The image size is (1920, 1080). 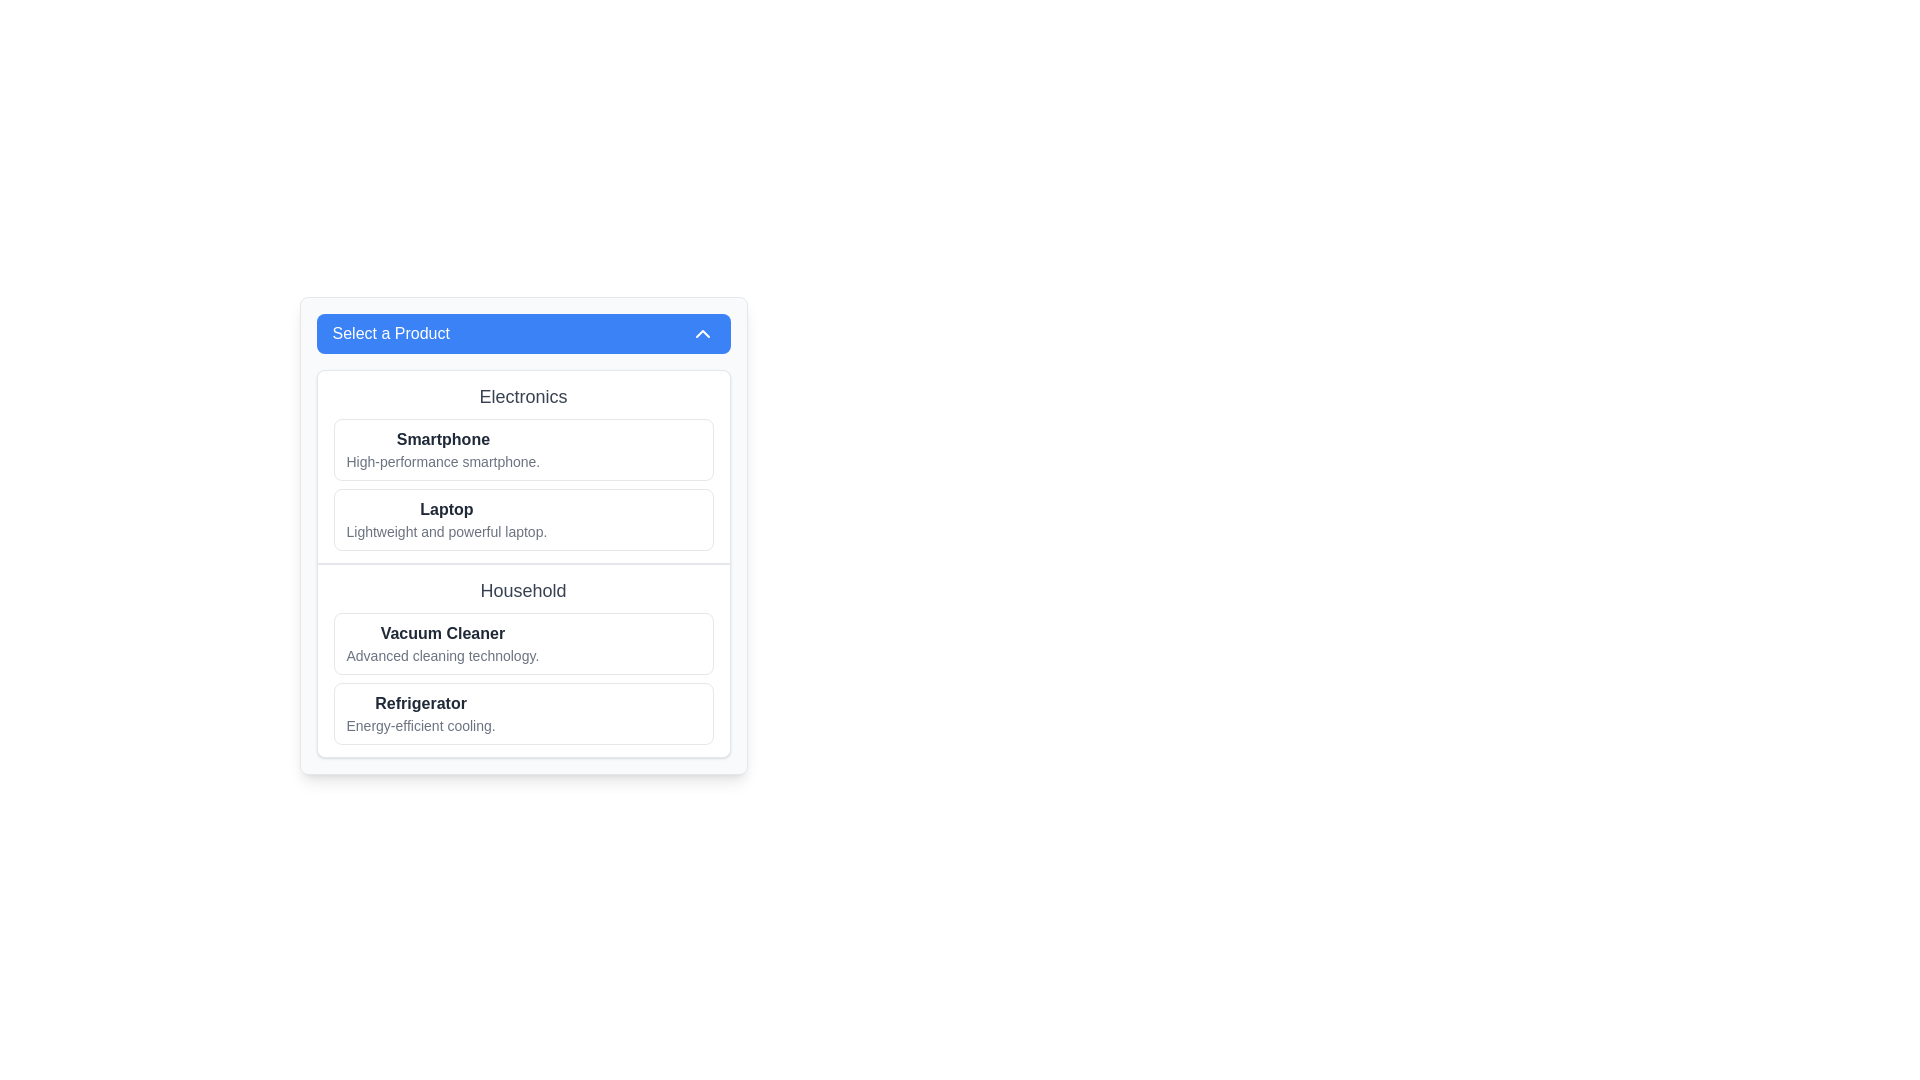 I want to click on the text label displaying 'Laptop' that is in bold font within a white rectangular card under the 'Electronics' section, so click(x=445, y=508).